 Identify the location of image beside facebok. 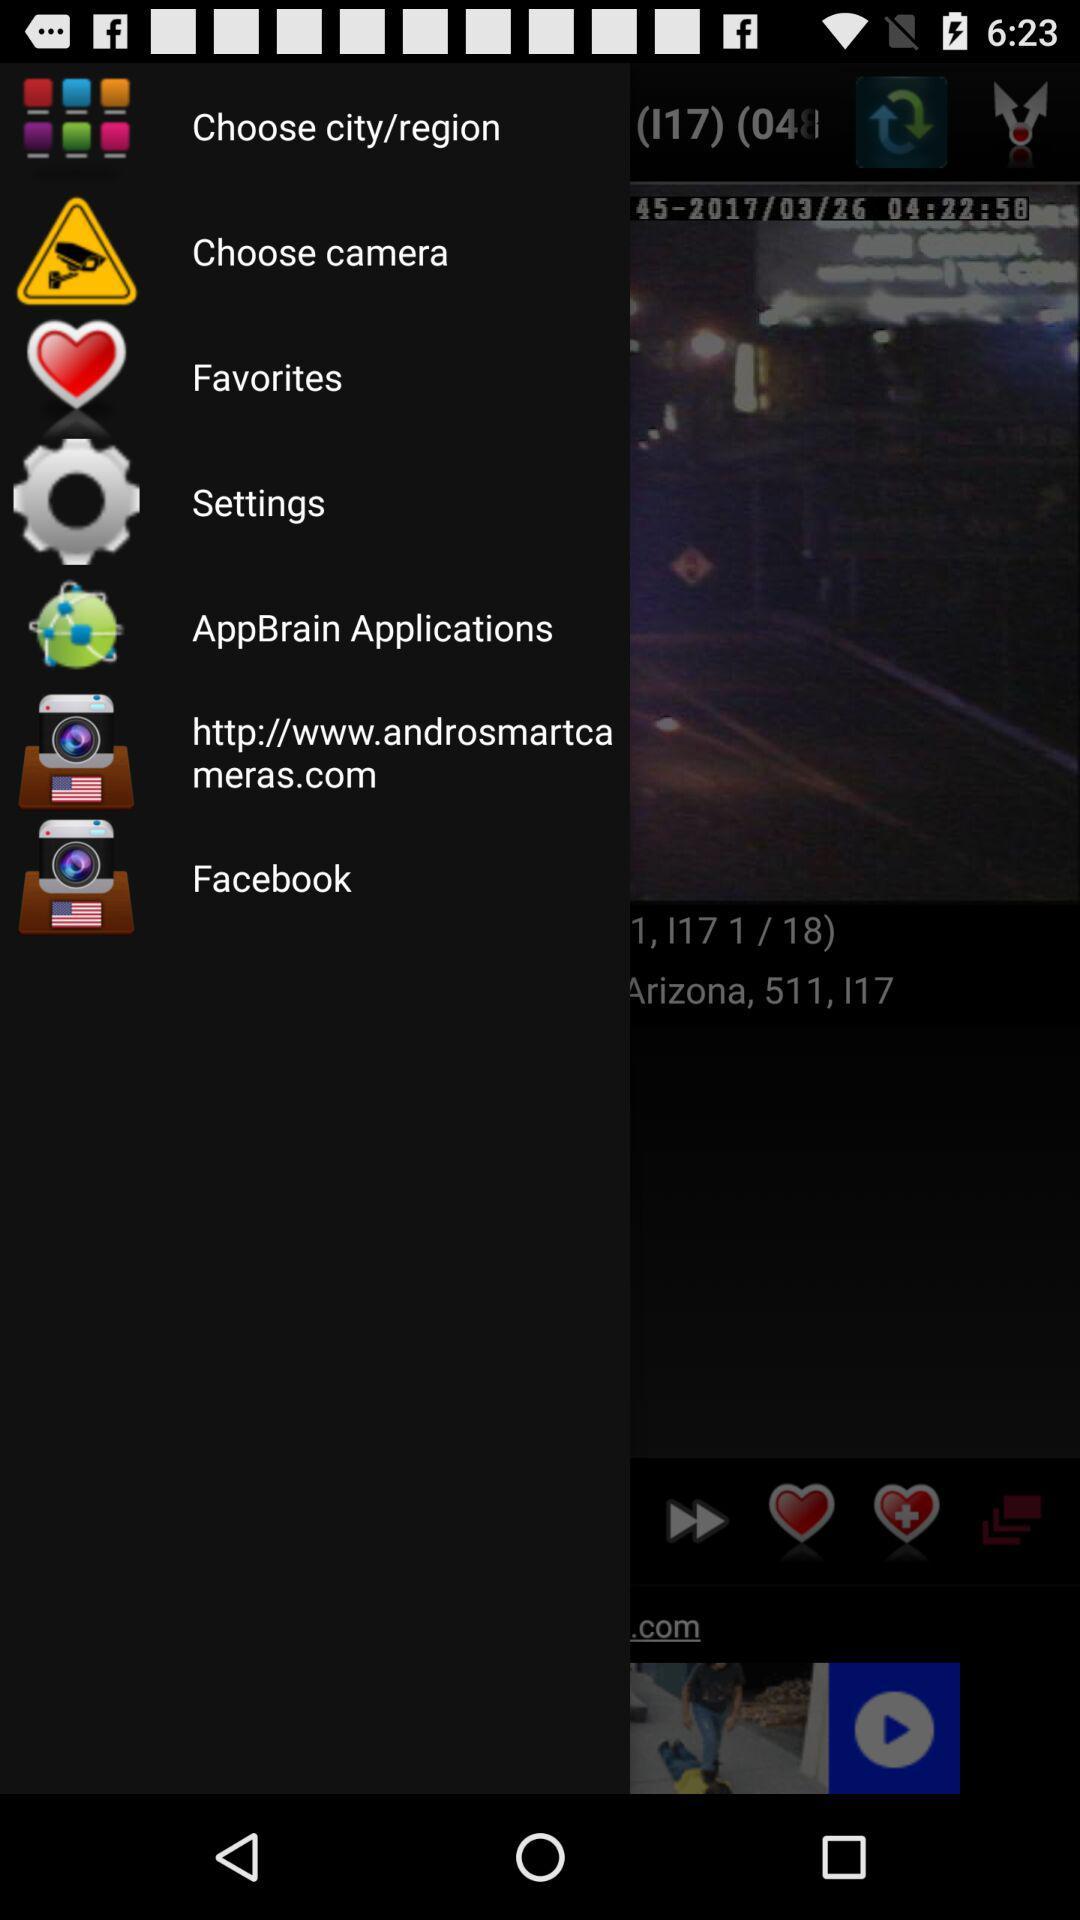
(76, 878).